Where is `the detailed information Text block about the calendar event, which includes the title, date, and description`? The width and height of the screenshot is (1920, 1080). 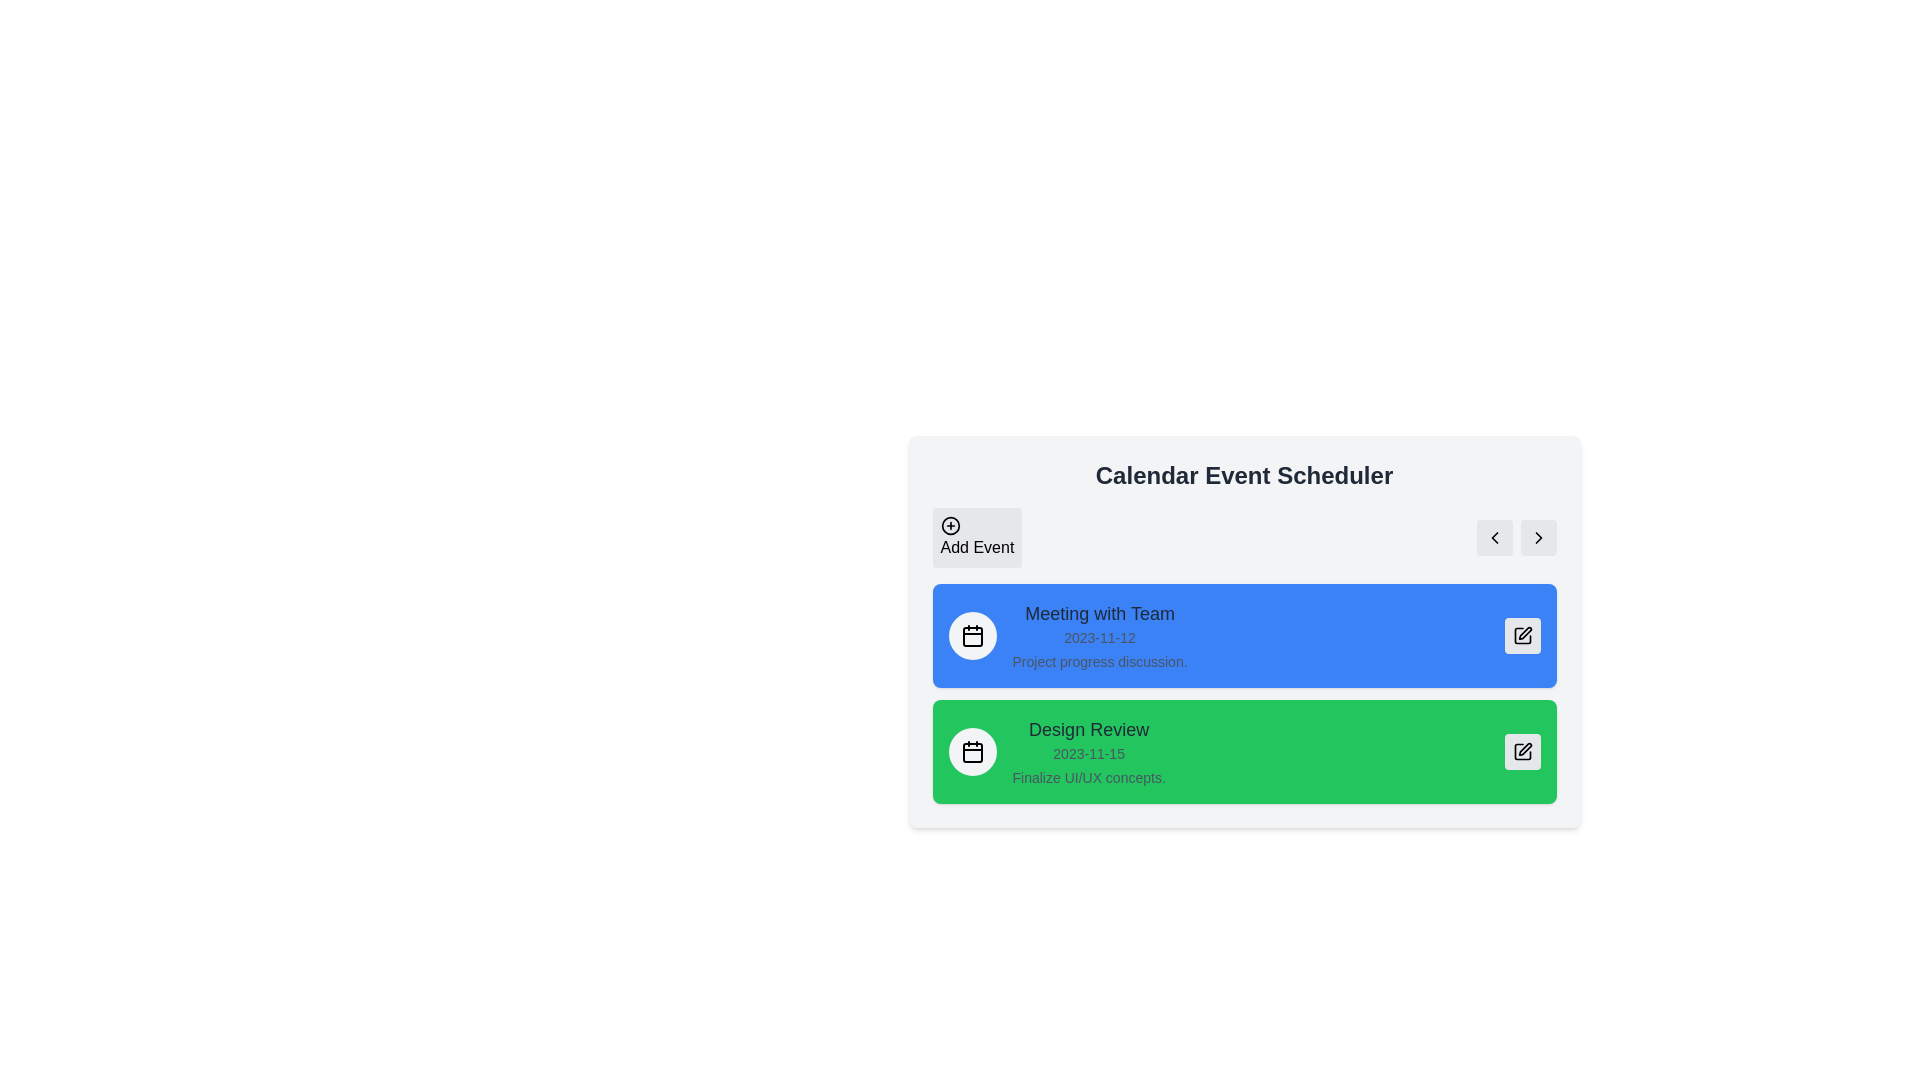 the detailed information Text block about the calendar event, which includes the title, date, and description is located at coordinates (1098, 636).